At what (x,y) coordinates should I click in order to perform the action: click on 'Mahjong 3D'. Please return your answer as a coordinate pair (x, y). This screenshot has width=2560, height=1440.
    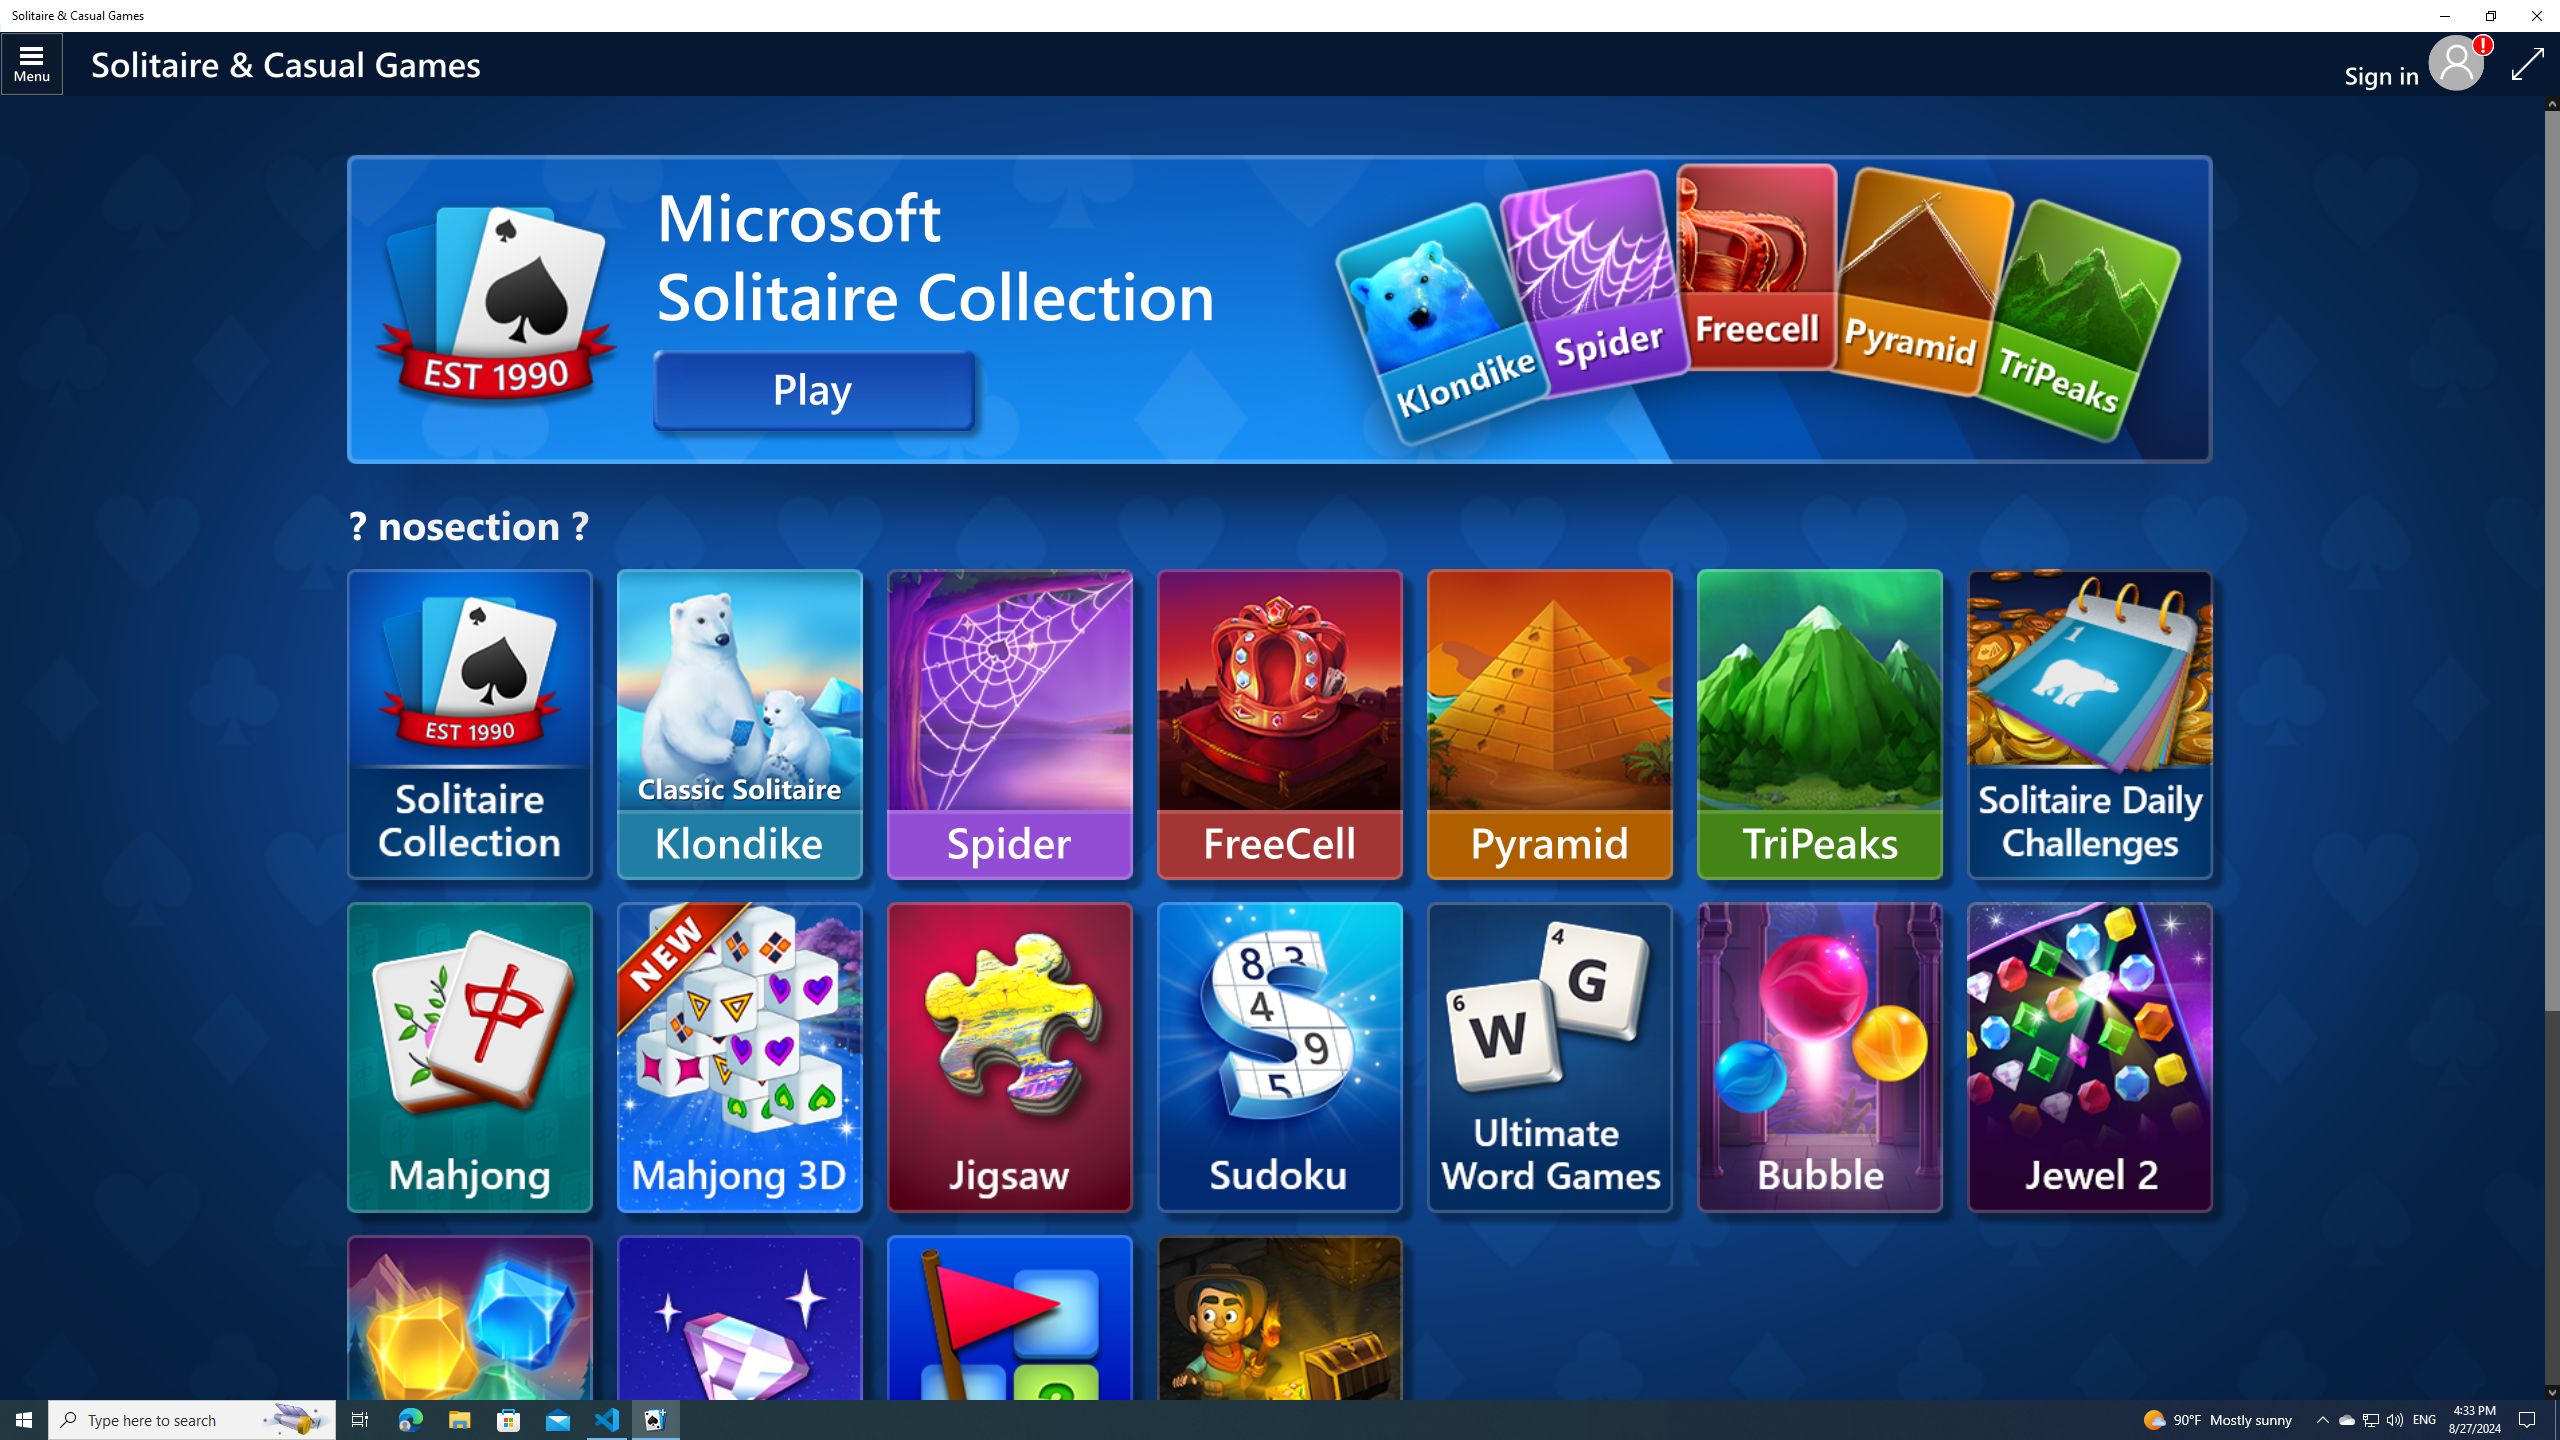
    Looking at the image, I should click on (738, 1056).